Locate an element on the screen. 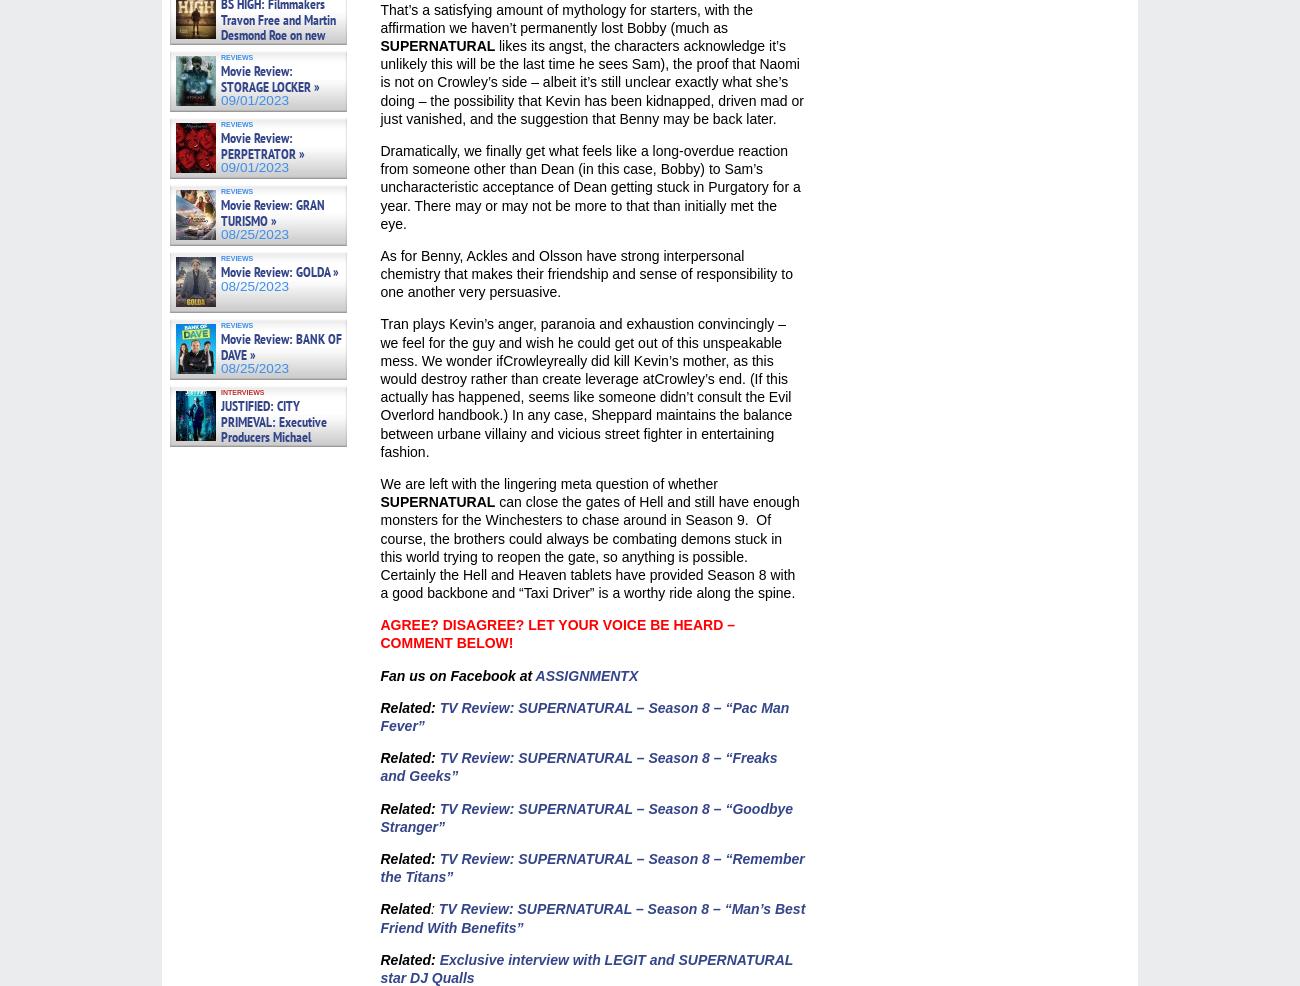 This screenshot has width=1300, height=986. 'ASSIGNMENTX' is located at coordinates (585, 674).